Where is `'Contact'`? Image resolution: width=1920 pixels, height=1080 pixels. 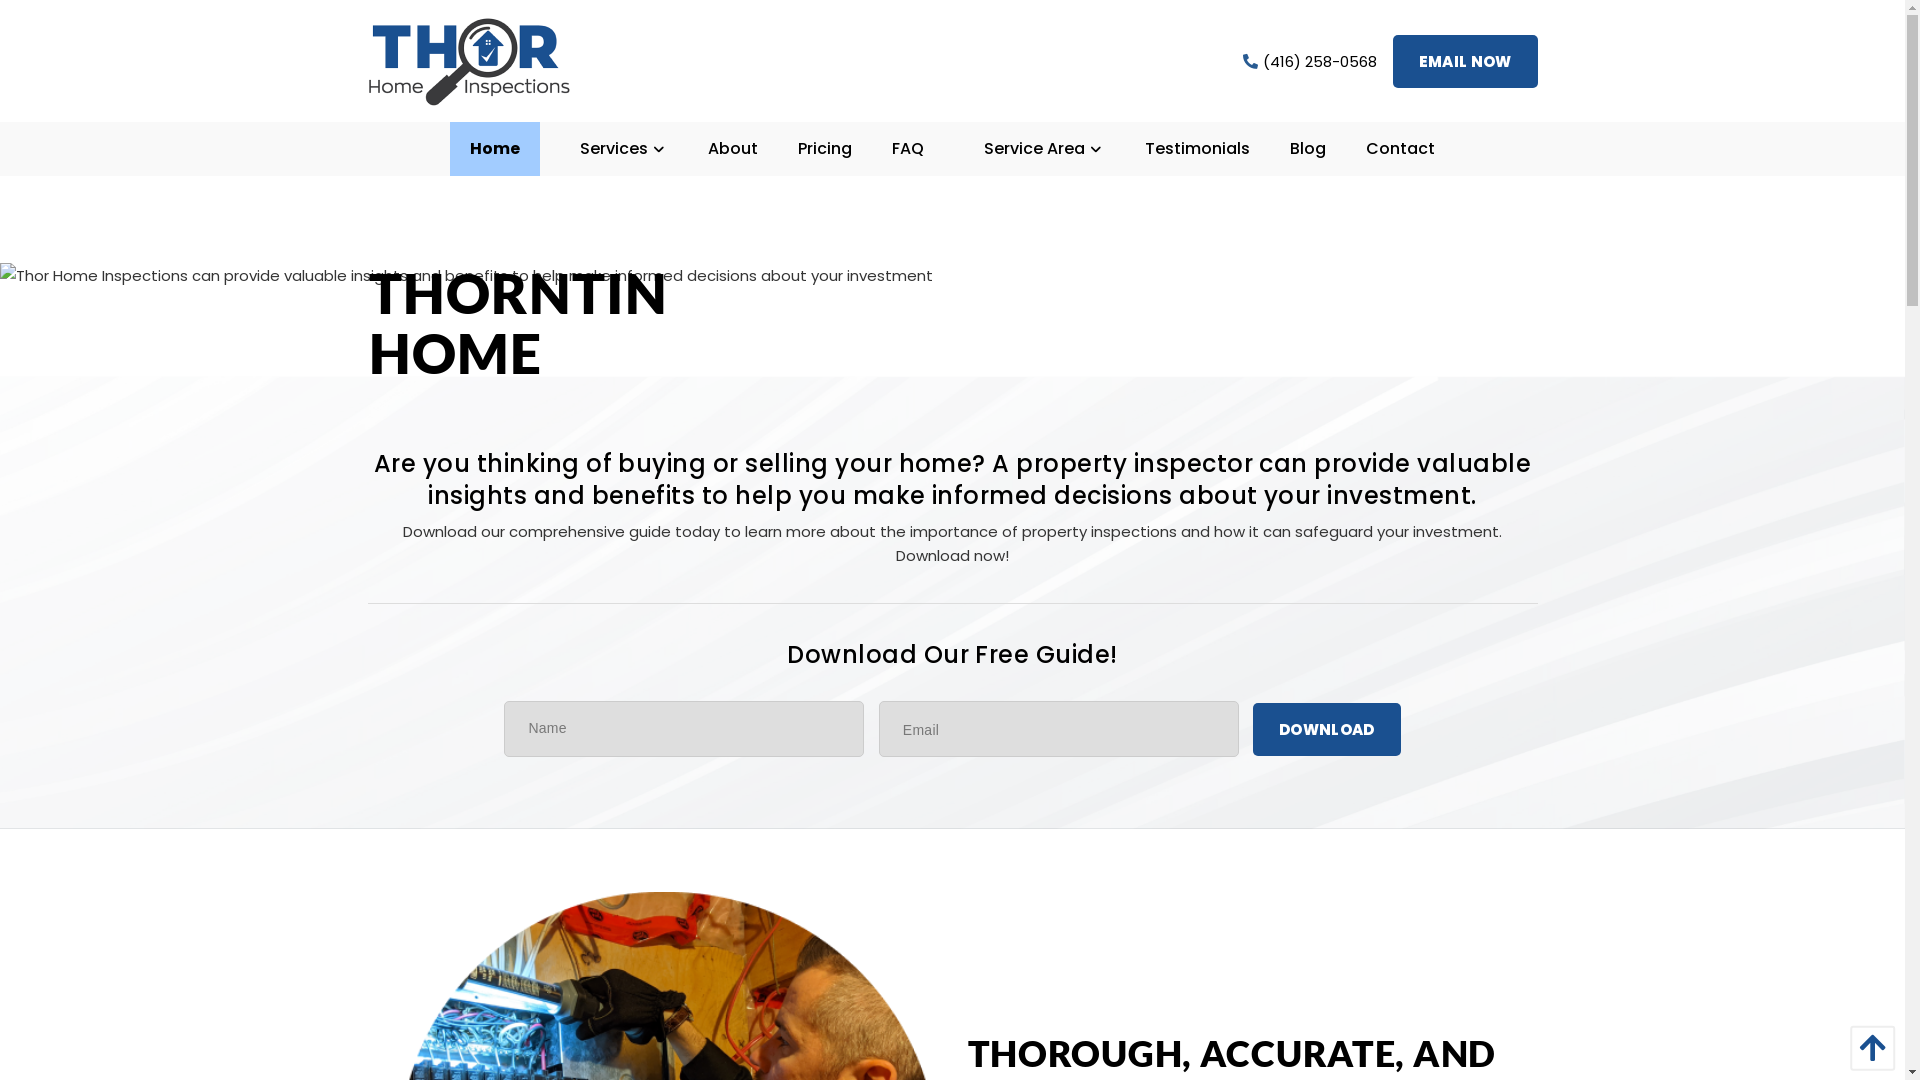 'Contact' is located at coordinates (1399, 148).